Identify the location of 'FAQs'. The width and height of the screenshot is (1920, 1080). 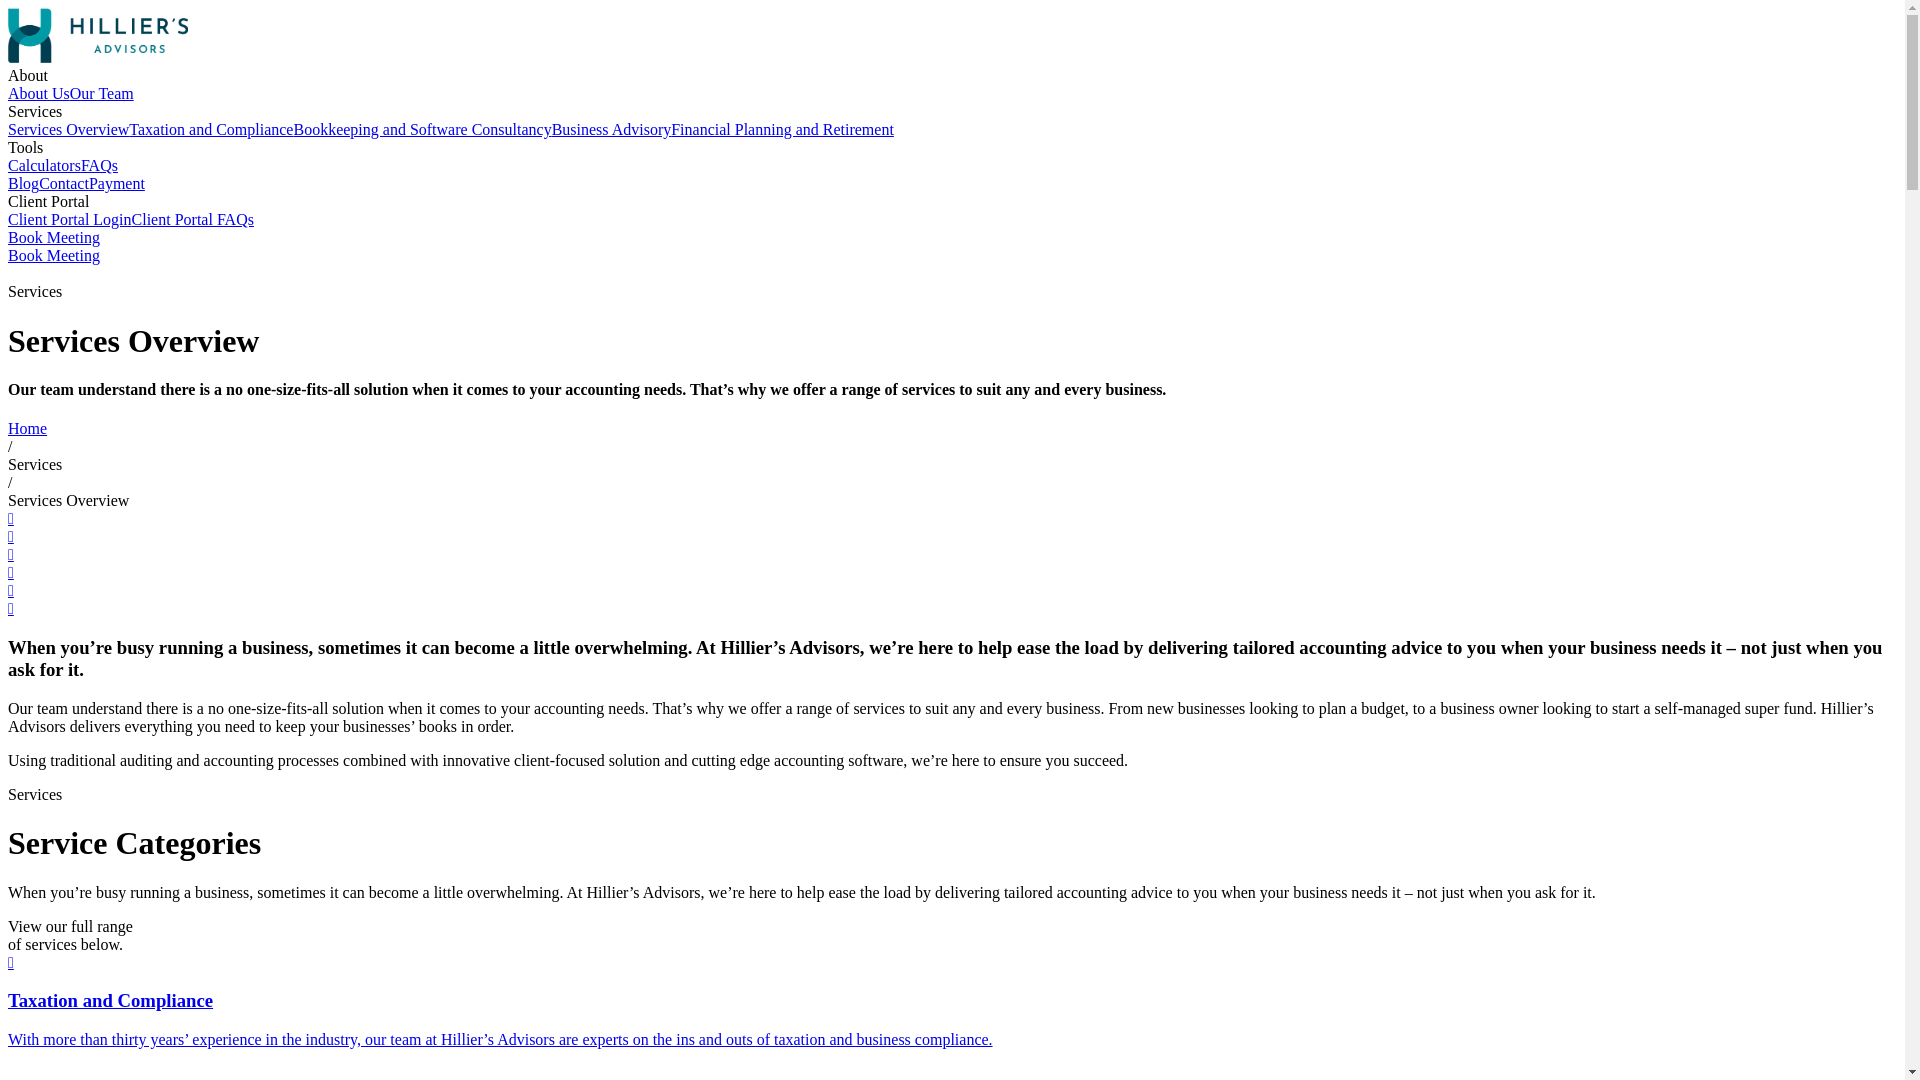
(98, 164).